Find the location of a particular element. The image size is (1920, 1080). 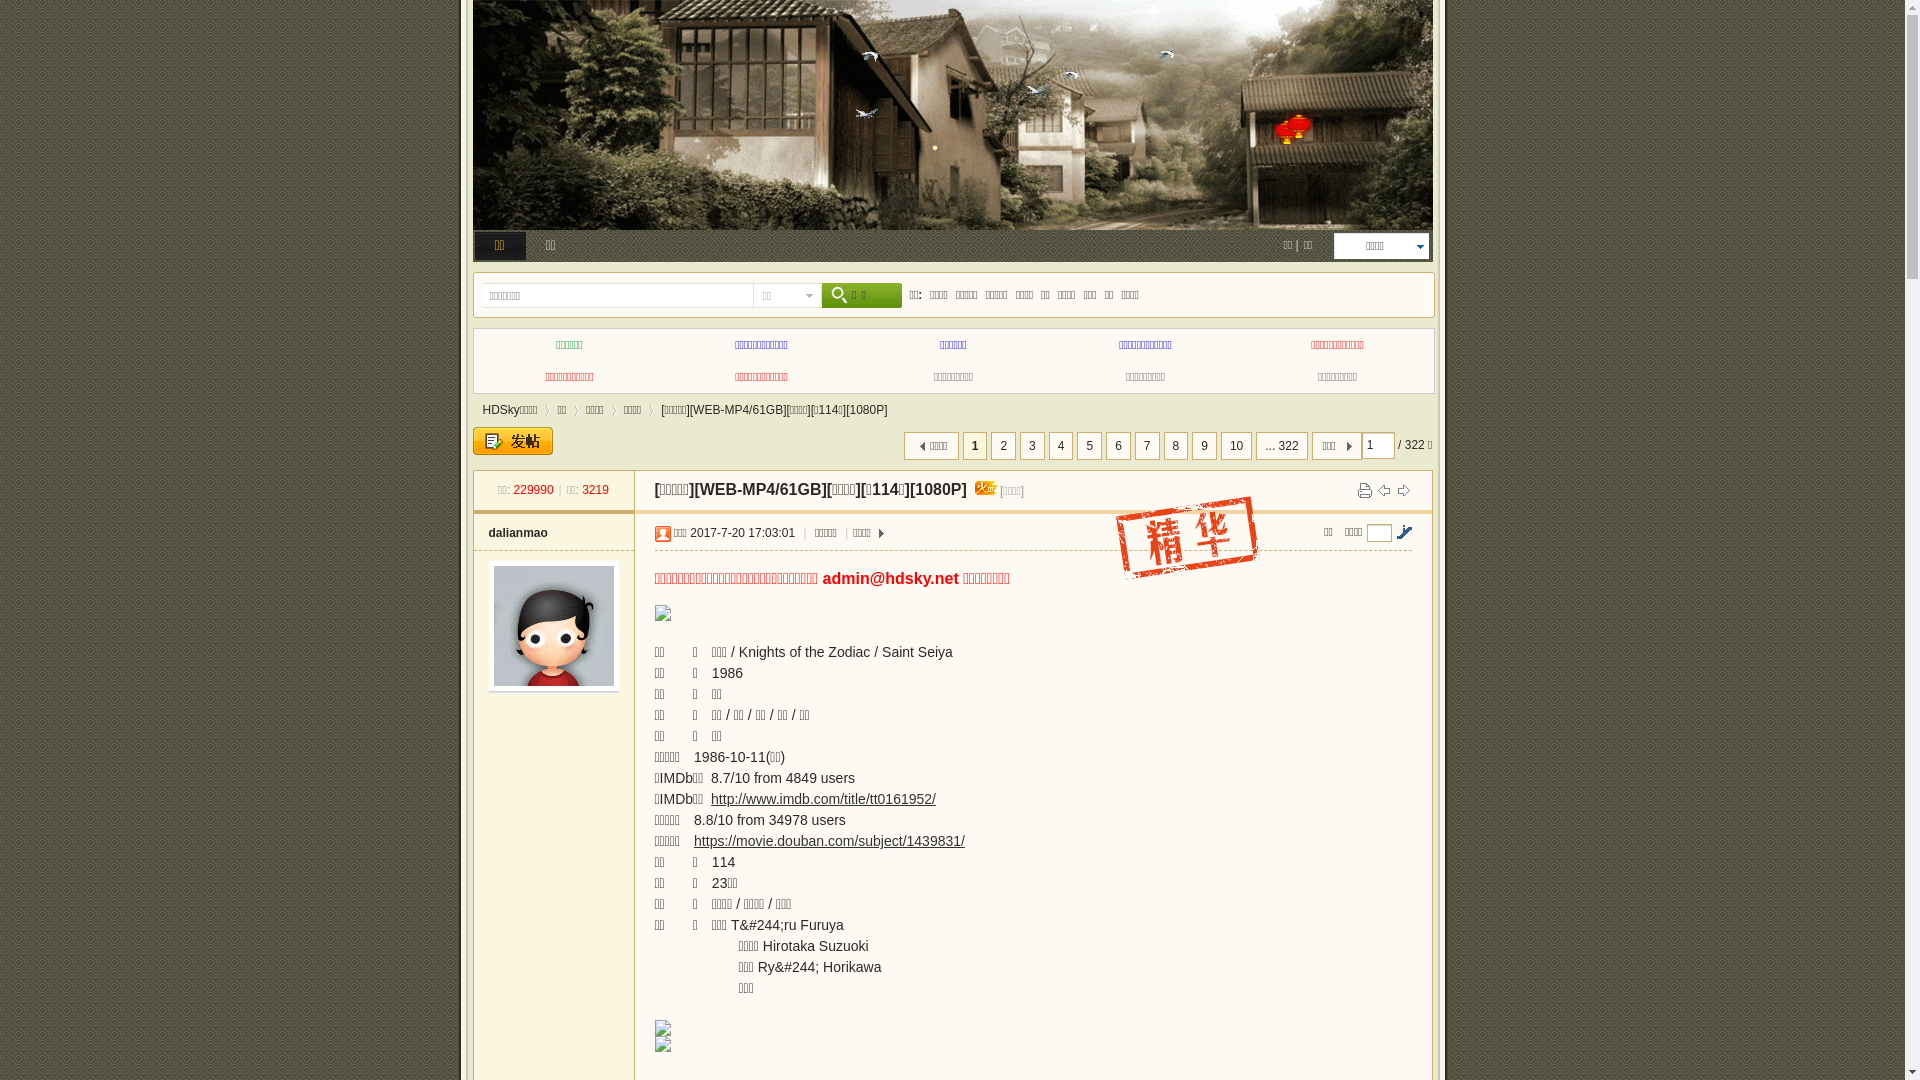

'2' is located at coordinates (990, 445).